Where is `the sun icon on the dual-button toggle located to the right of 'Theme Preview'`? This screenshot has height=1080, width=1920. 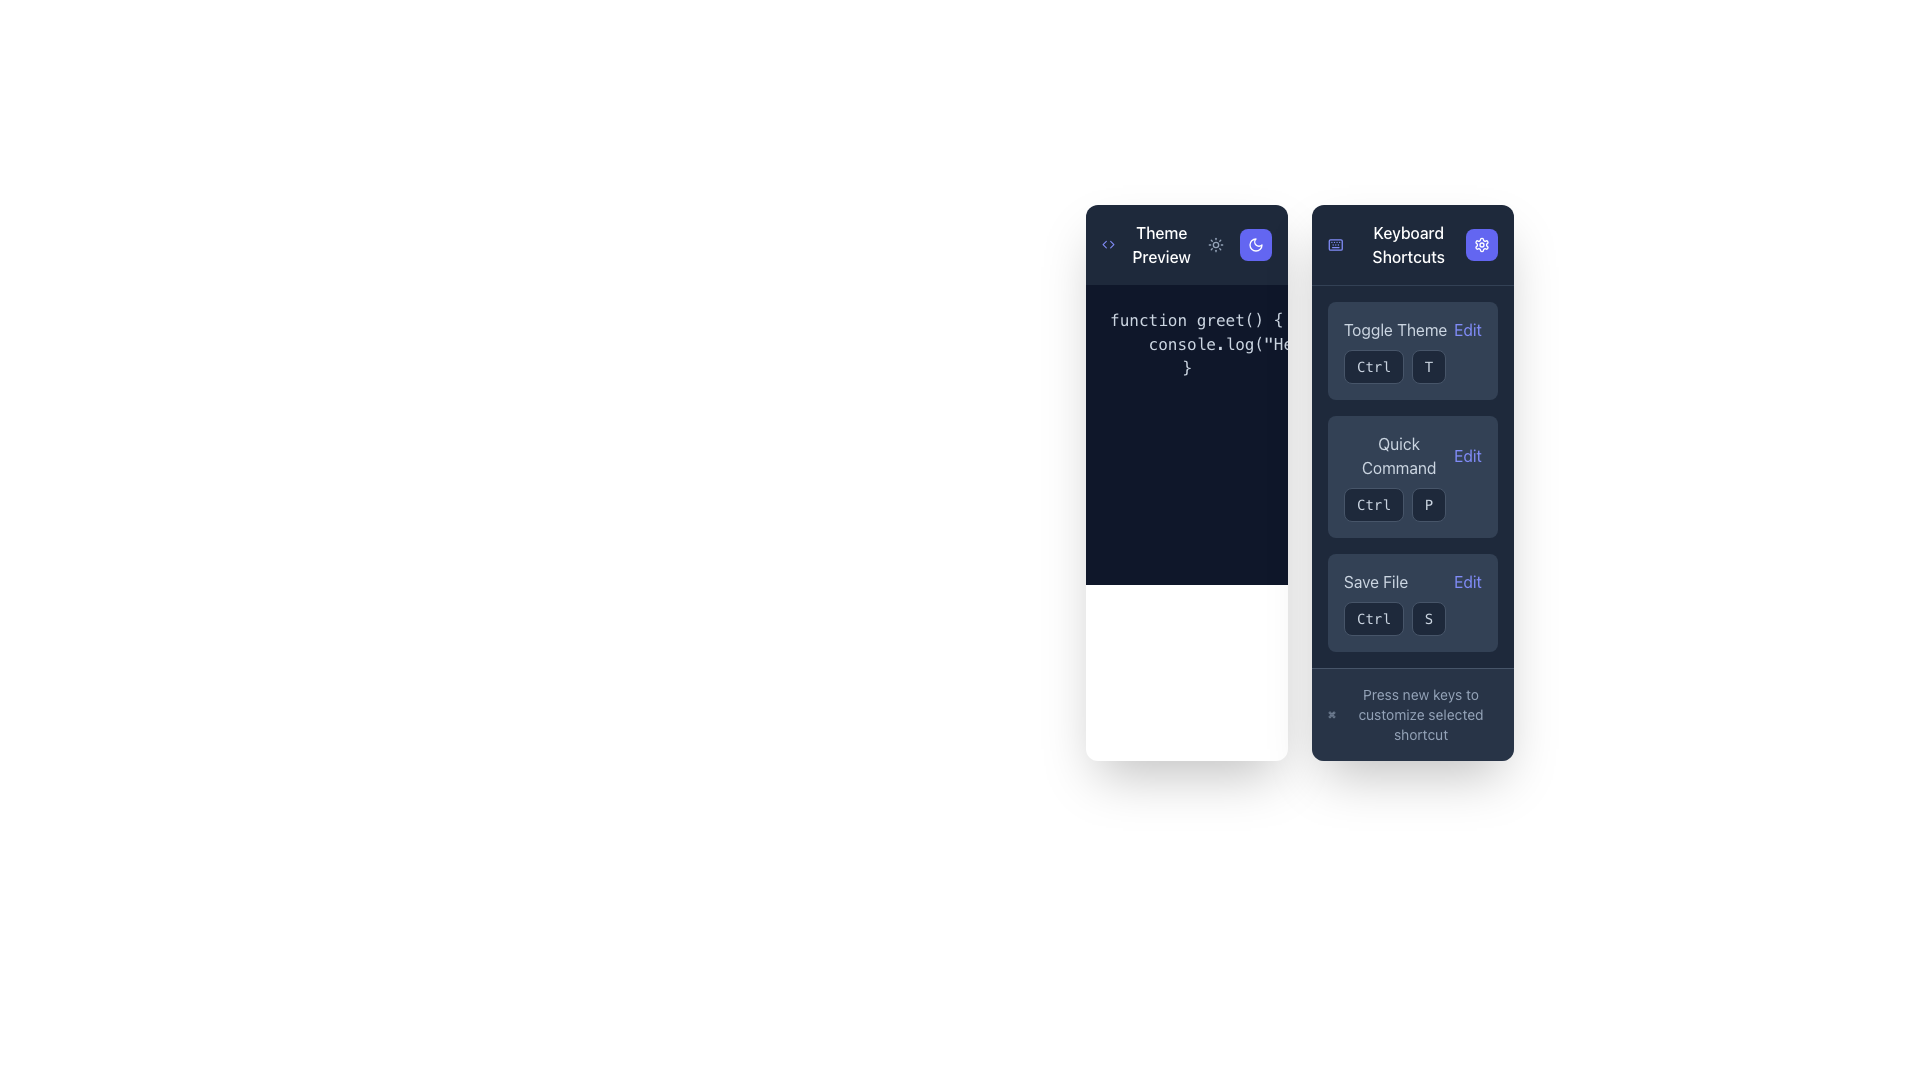 the sun icon on the dual-button toggle located to the right of 'Theme Preview' is located at coordinates (1235, 244).